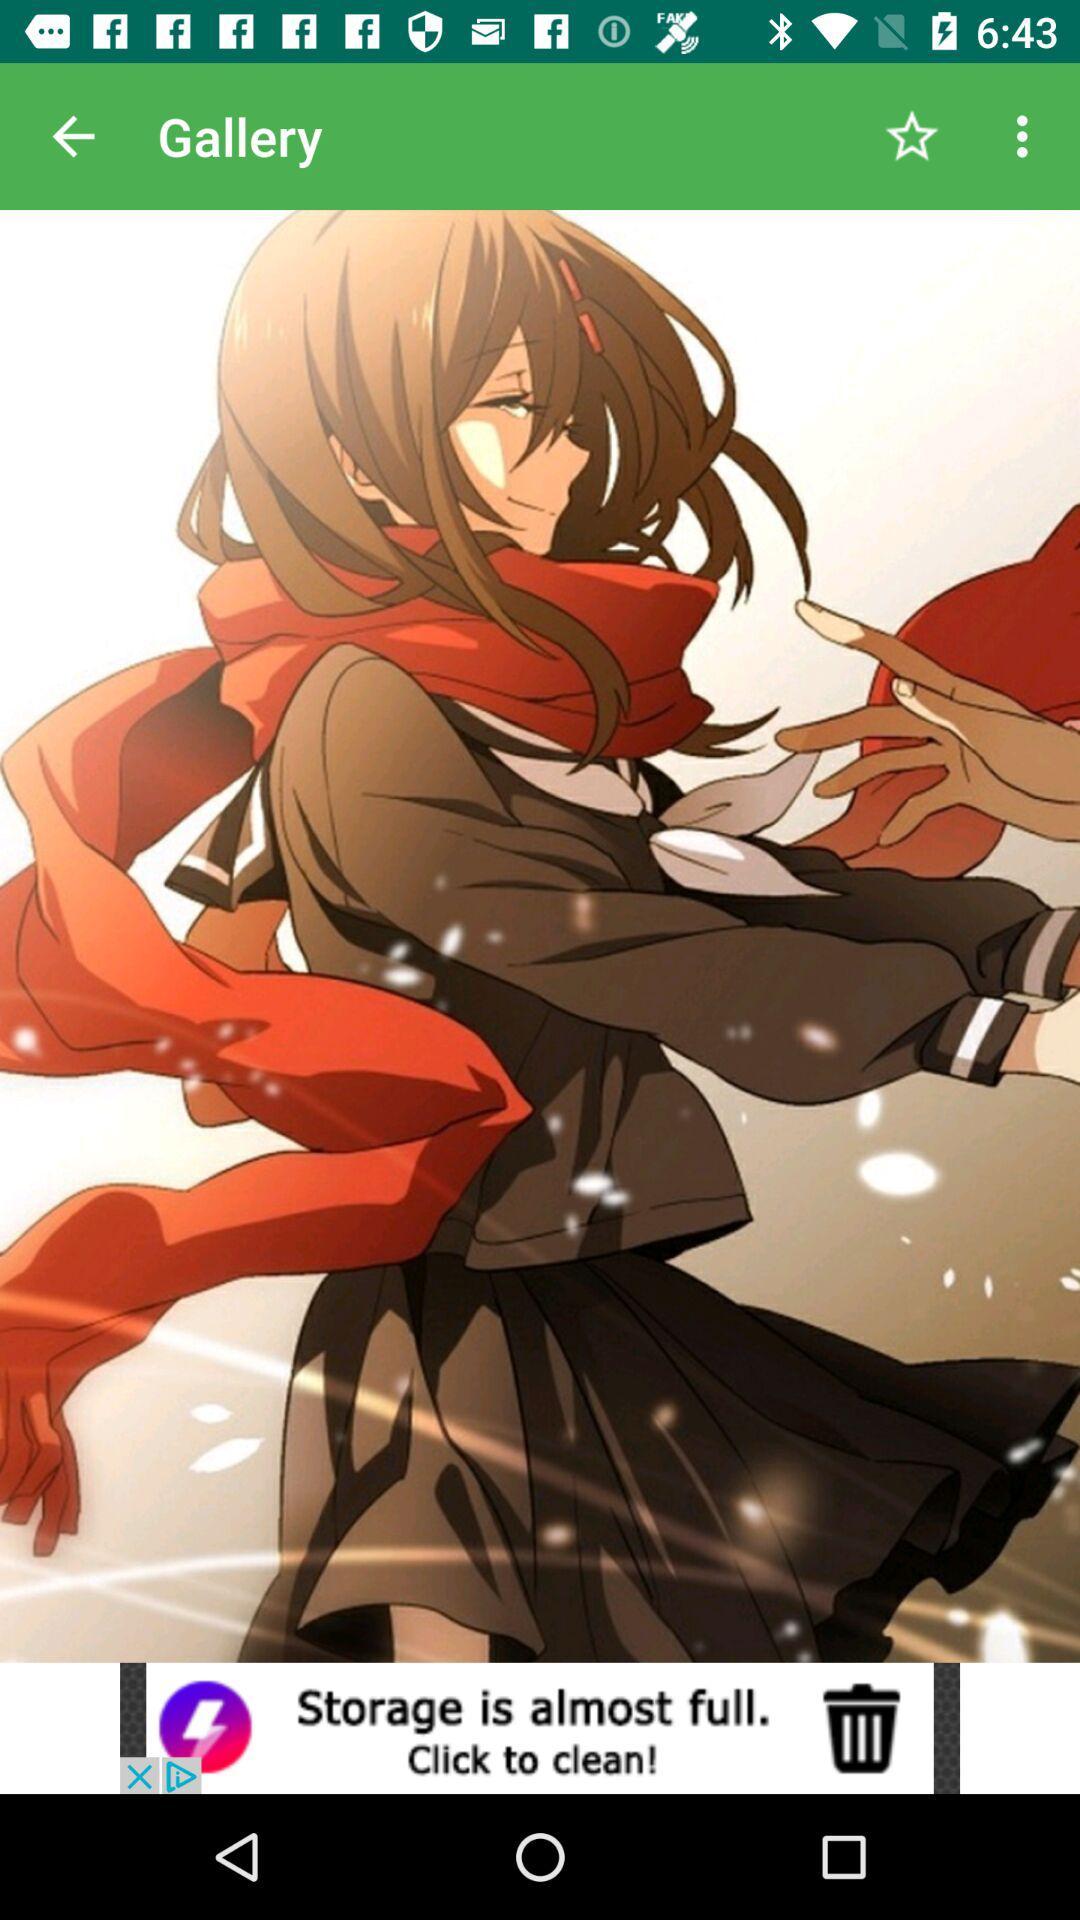 The width and height of the screenshot is (1080, 1920). What do you see at coordinates (540, 1727) in the screenshot?
I see `advertisement page` at bounding box center [540, 1727].